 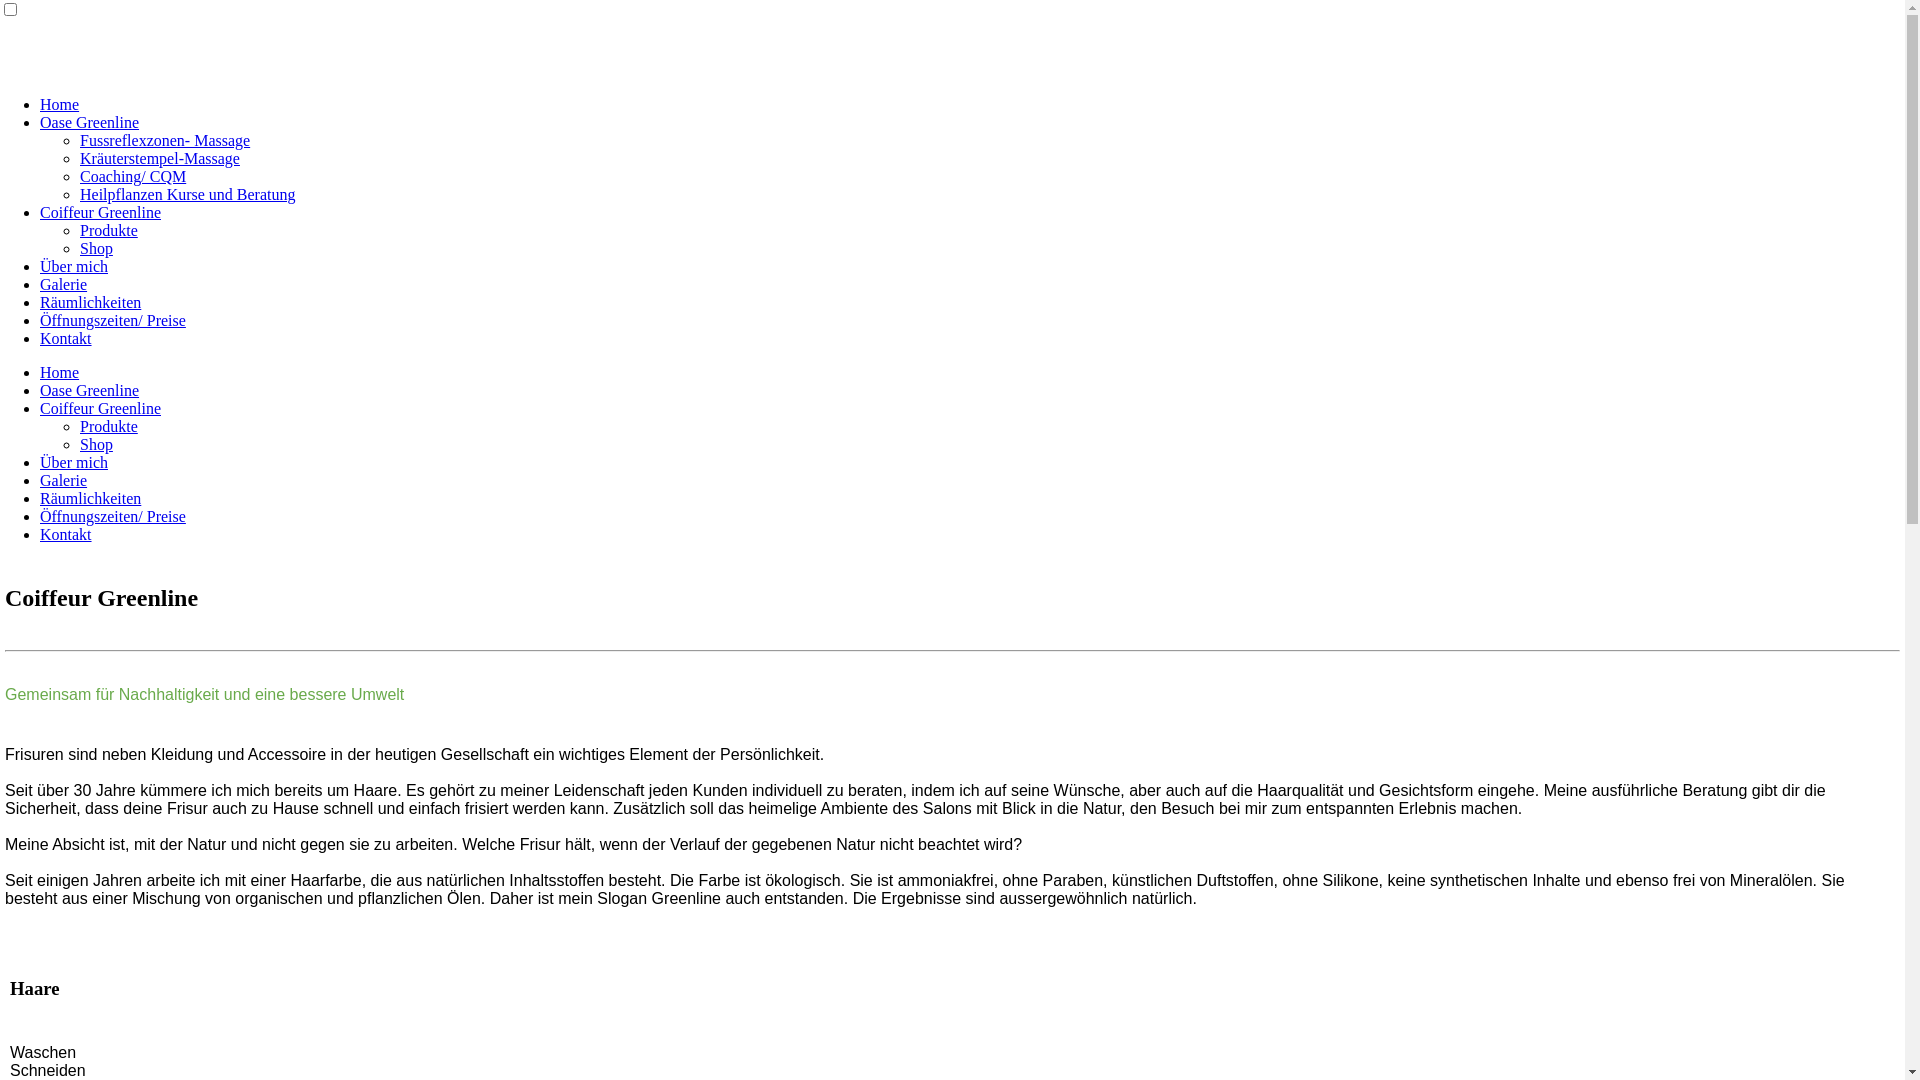 What do you see at coordinates (187, 194) in the screenshot?
I see `'Heilpflanzen Kurse und Beratung'` at bounding box center [187, 194].